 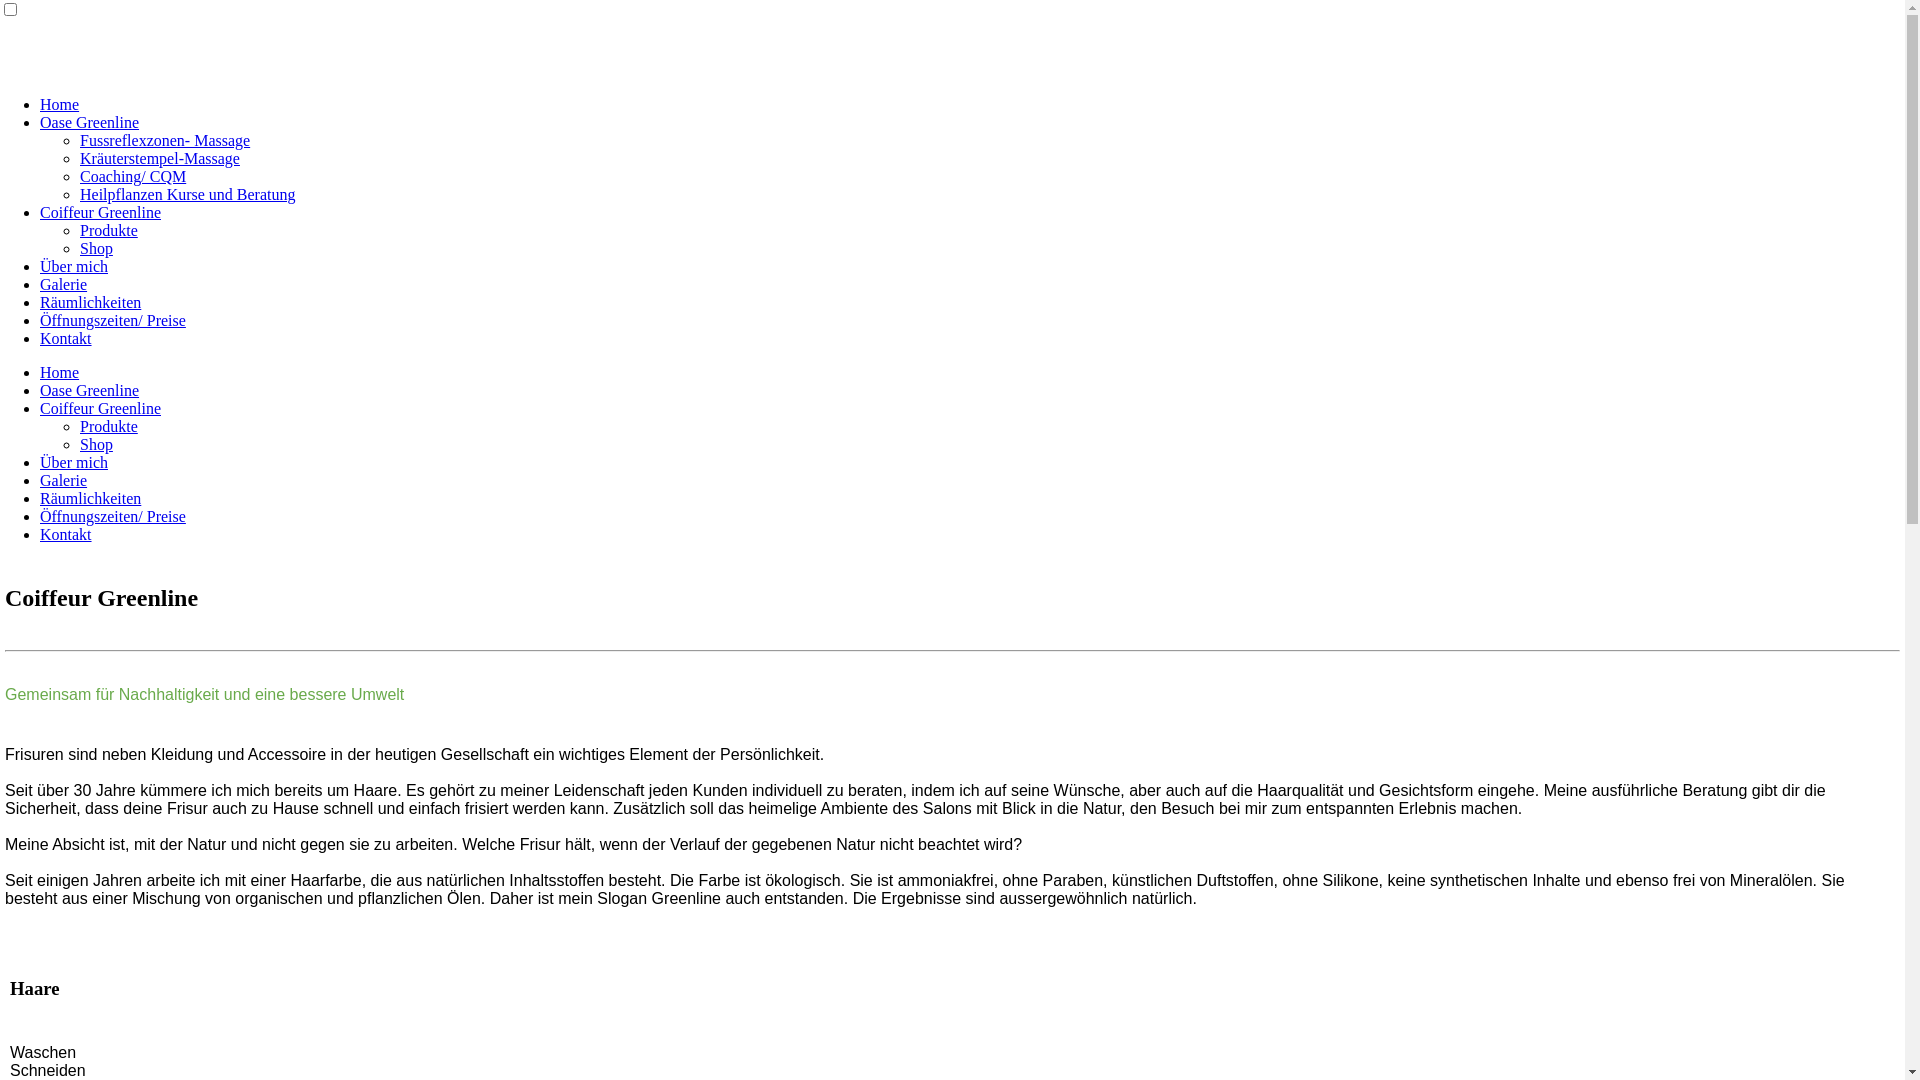 What do you see at coordinates (187, 194) in the screenshot?
I see `'Heilpflanzen Kurse und Beratung'` at bounding box center [187, 194].